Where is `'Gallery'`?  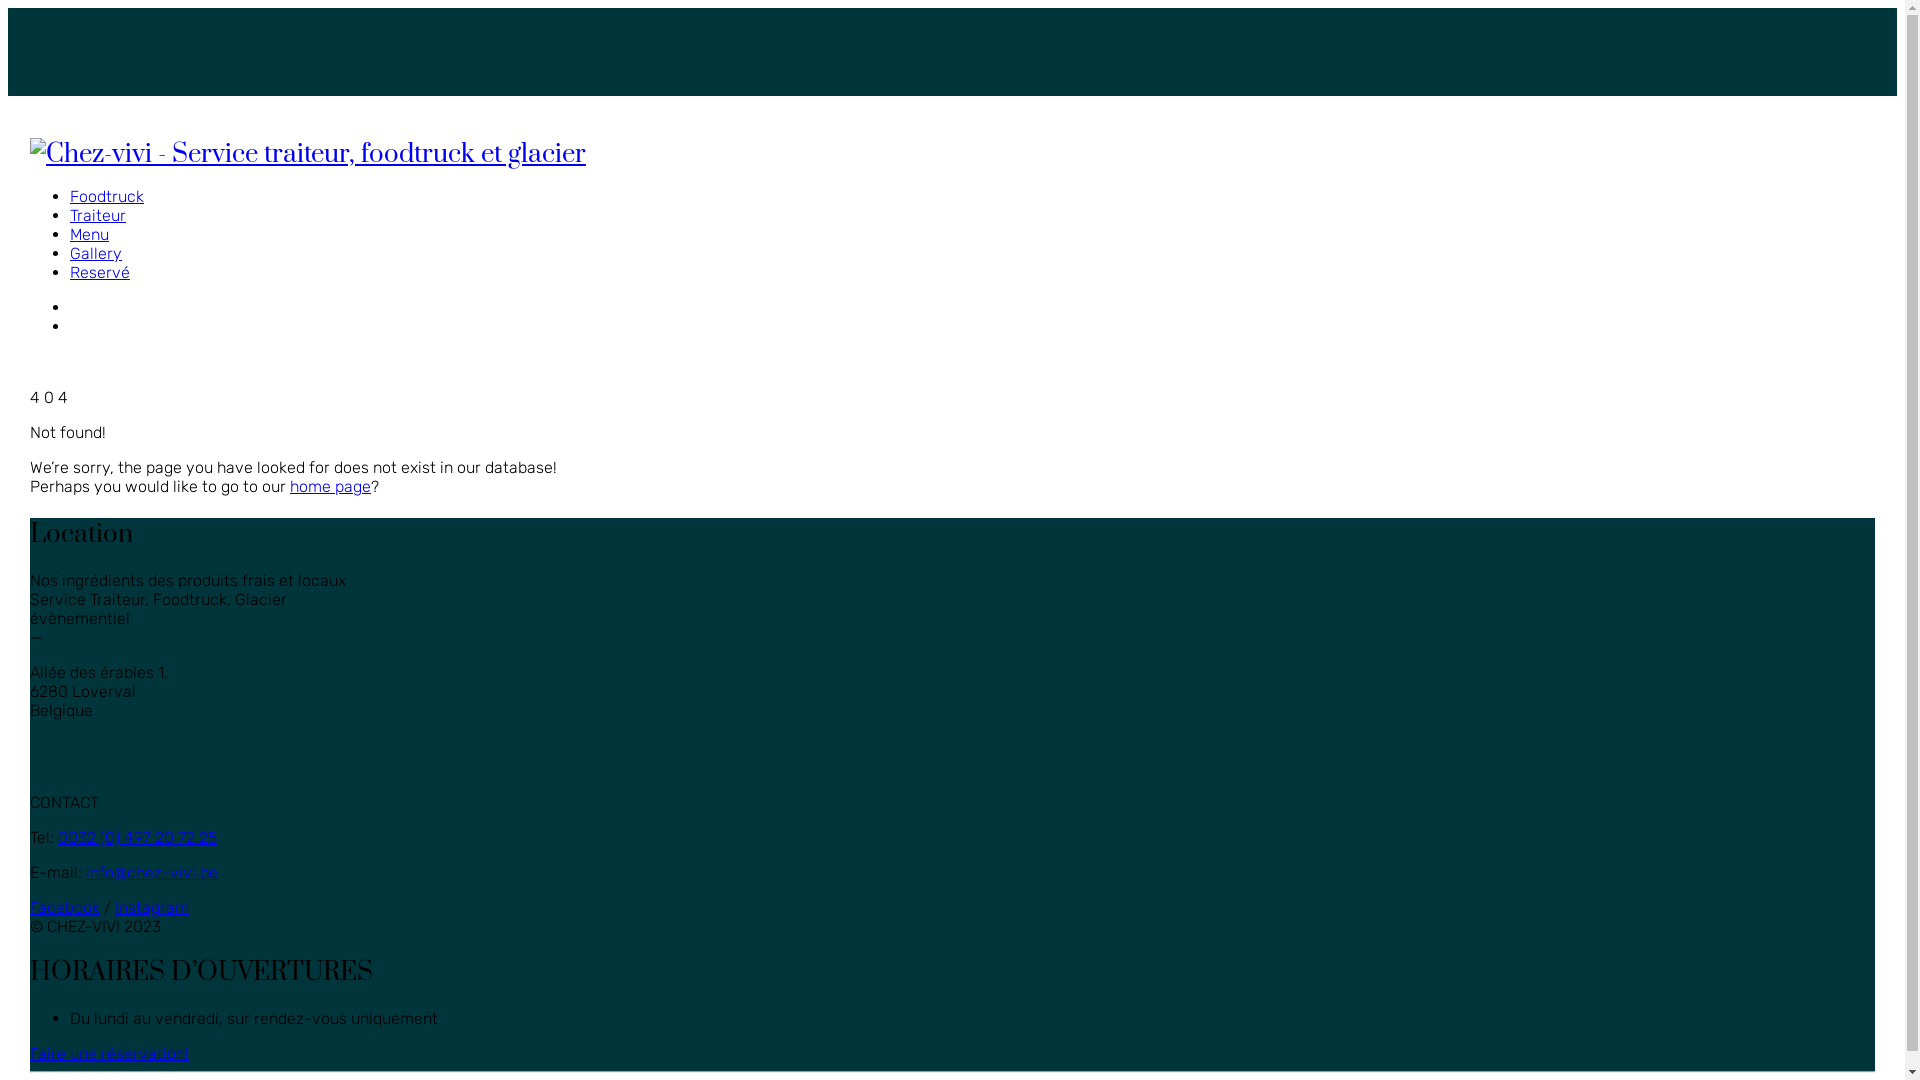
'Gallery' is located at coordinates (95, 252).